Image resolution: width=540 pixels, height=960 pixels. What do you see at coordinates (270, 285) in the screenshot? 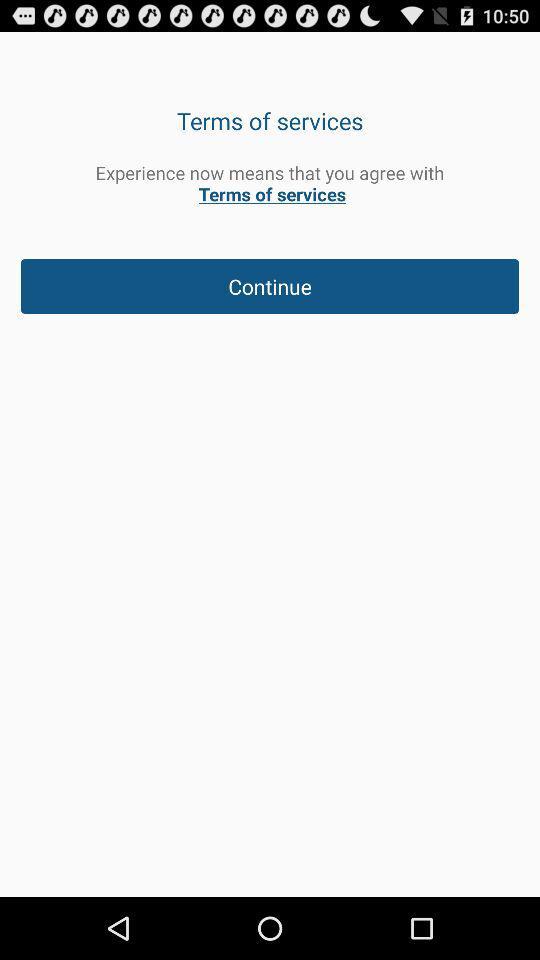
I see `the continue item` at bounding box center [270, 285].